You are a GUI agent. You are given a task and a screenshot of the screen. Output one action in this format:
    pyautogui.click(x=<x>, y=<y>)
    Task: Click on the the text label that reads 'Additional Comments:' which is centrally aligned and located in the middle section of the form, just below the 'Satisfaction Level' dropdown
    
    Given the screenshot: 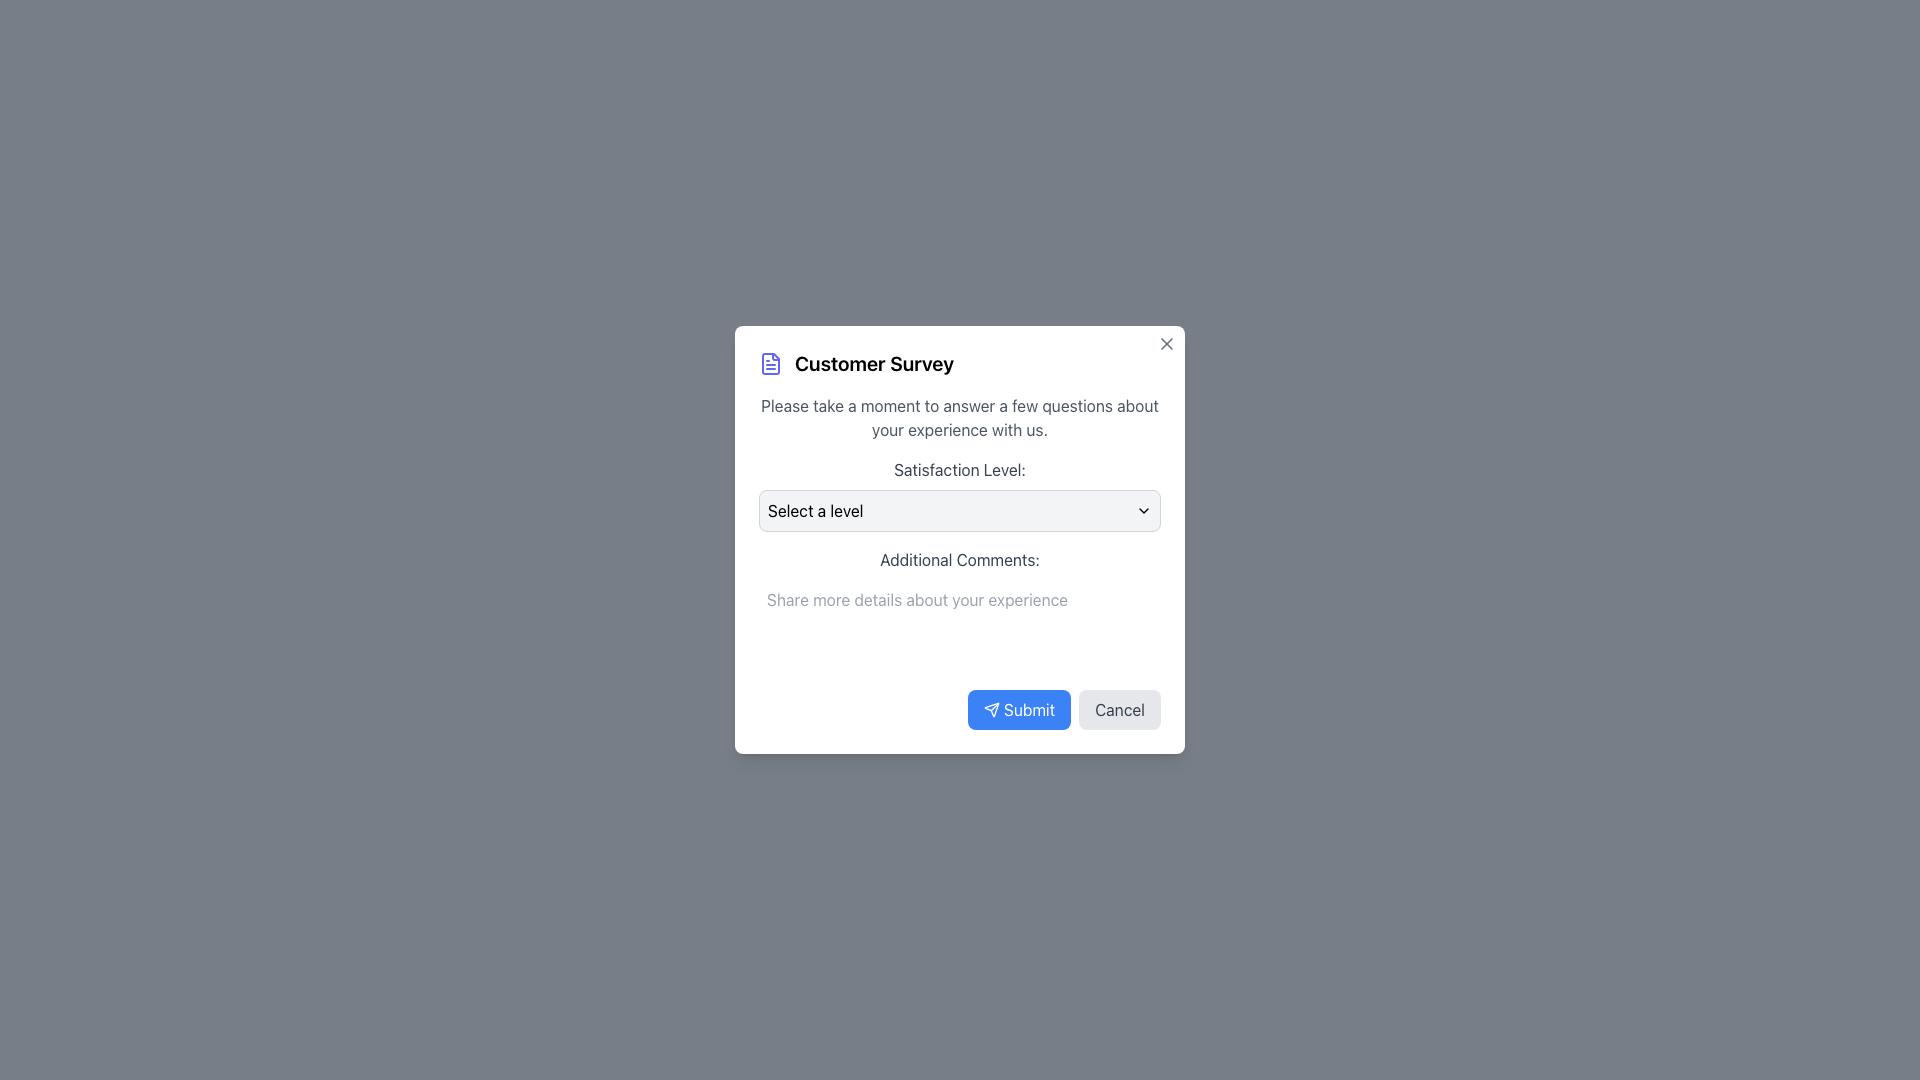 What is the action you would take?
    pyautogui.click(x=960, y=559)
    